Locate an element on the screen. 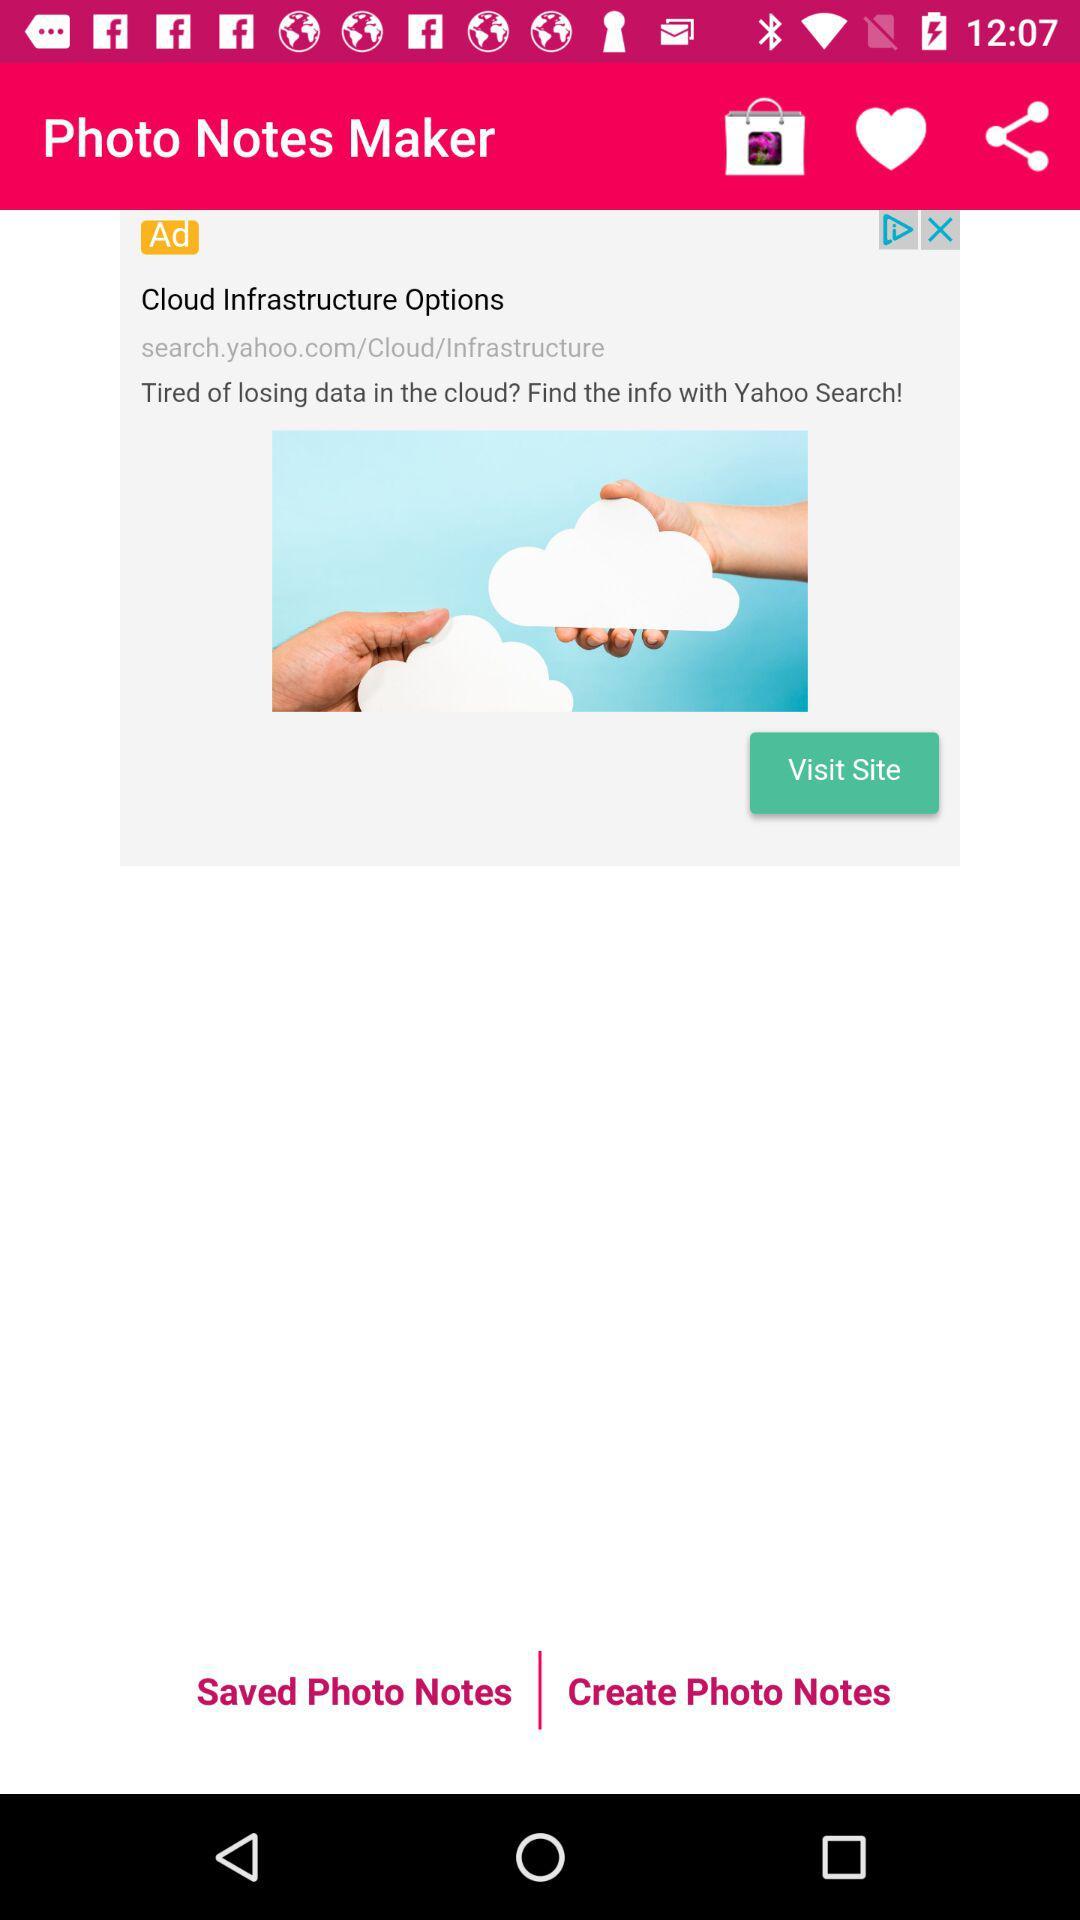  like the page is located at coordinates (890, 135).